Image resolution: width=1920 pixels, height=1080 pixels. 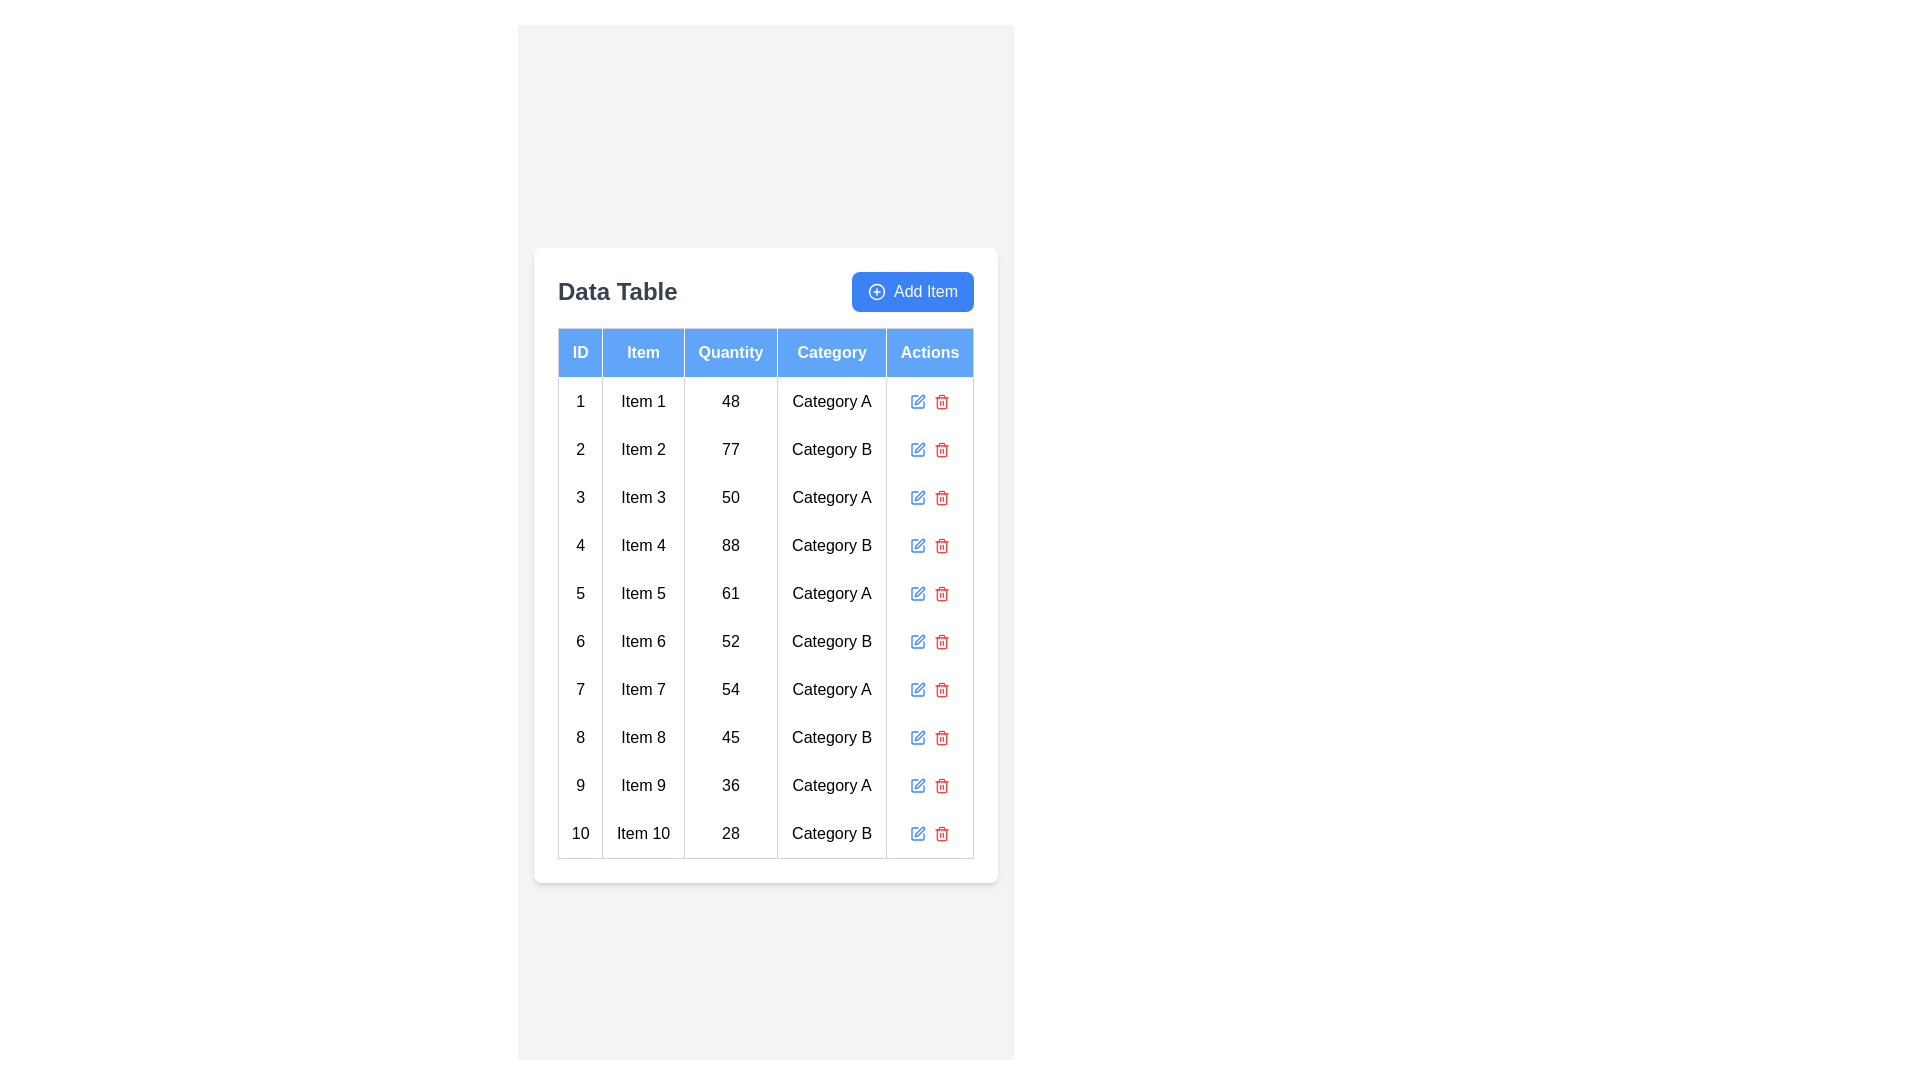 What do you see at coordinates (729, 833) in the screenshot?
I see `on the static text label indicating the quantity value '28' for 'Item 10' in the 'Quantity' column of the table` at bounding box center [729, 833].